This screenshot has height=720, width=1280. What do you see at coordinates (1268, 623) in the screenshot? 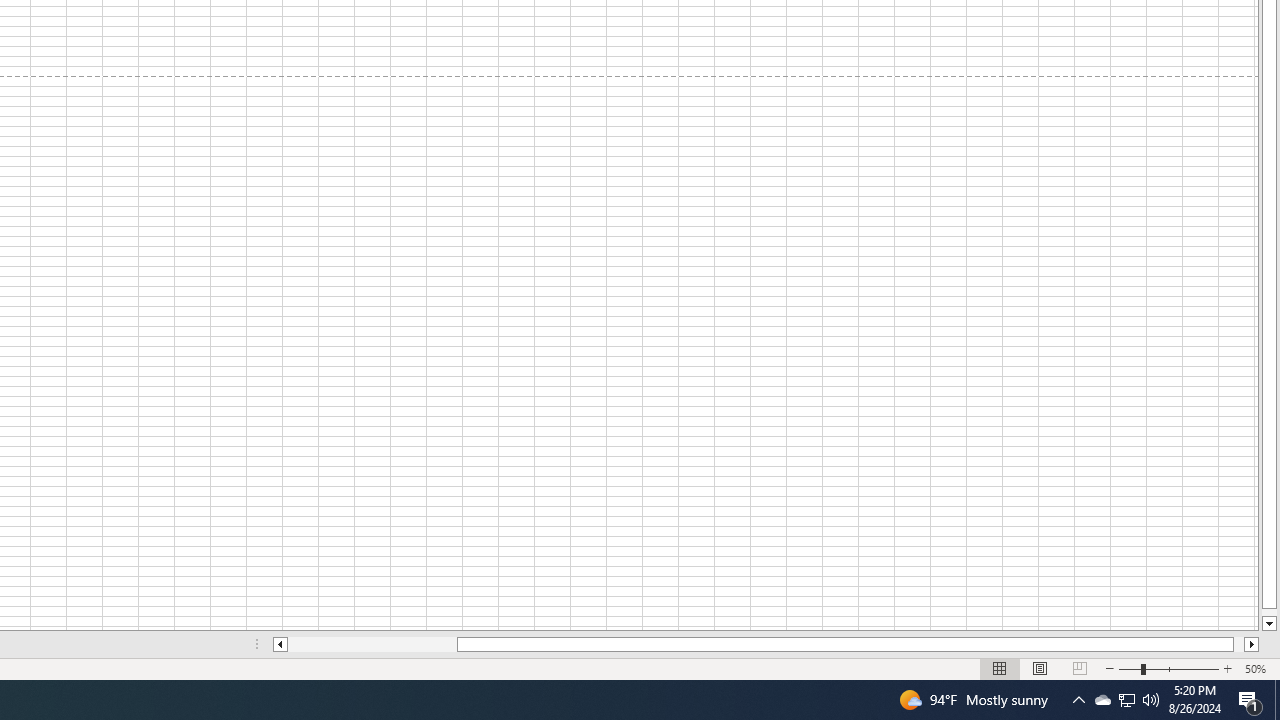
I see `'Line down'` at bounding box center [1268, 623].